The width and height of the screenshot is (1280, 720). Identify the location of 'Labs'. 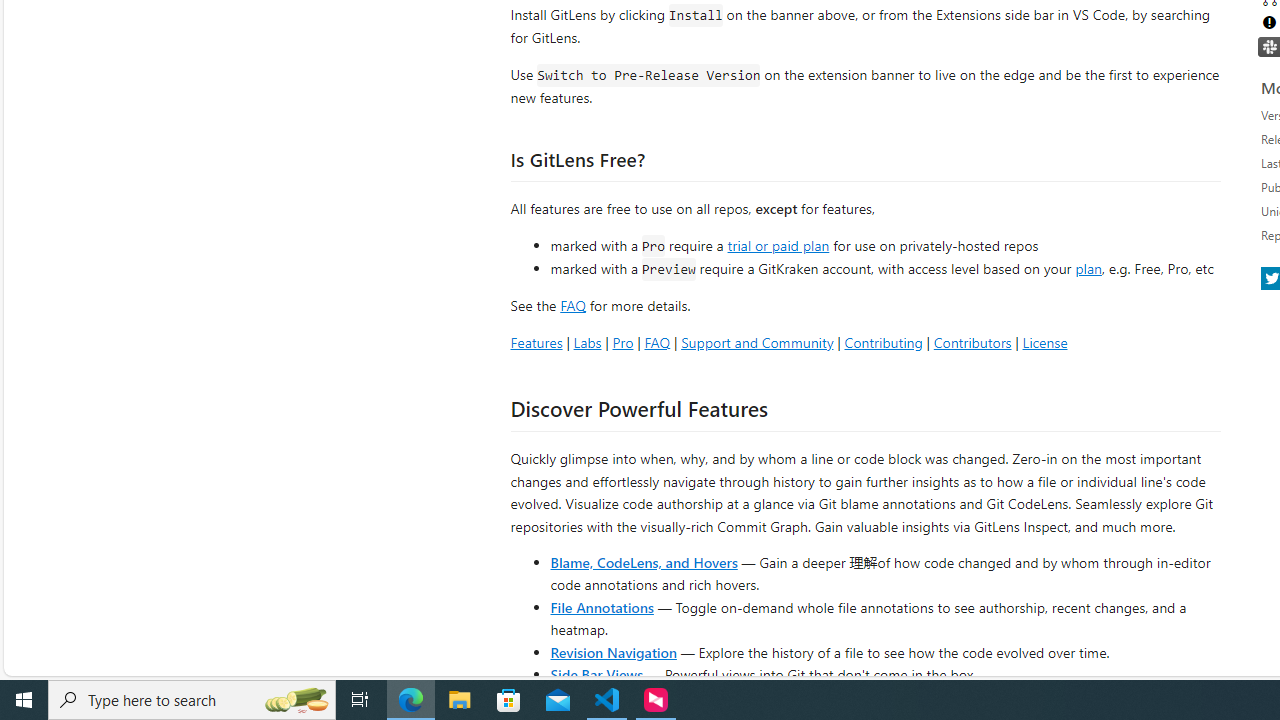
(586, 341).